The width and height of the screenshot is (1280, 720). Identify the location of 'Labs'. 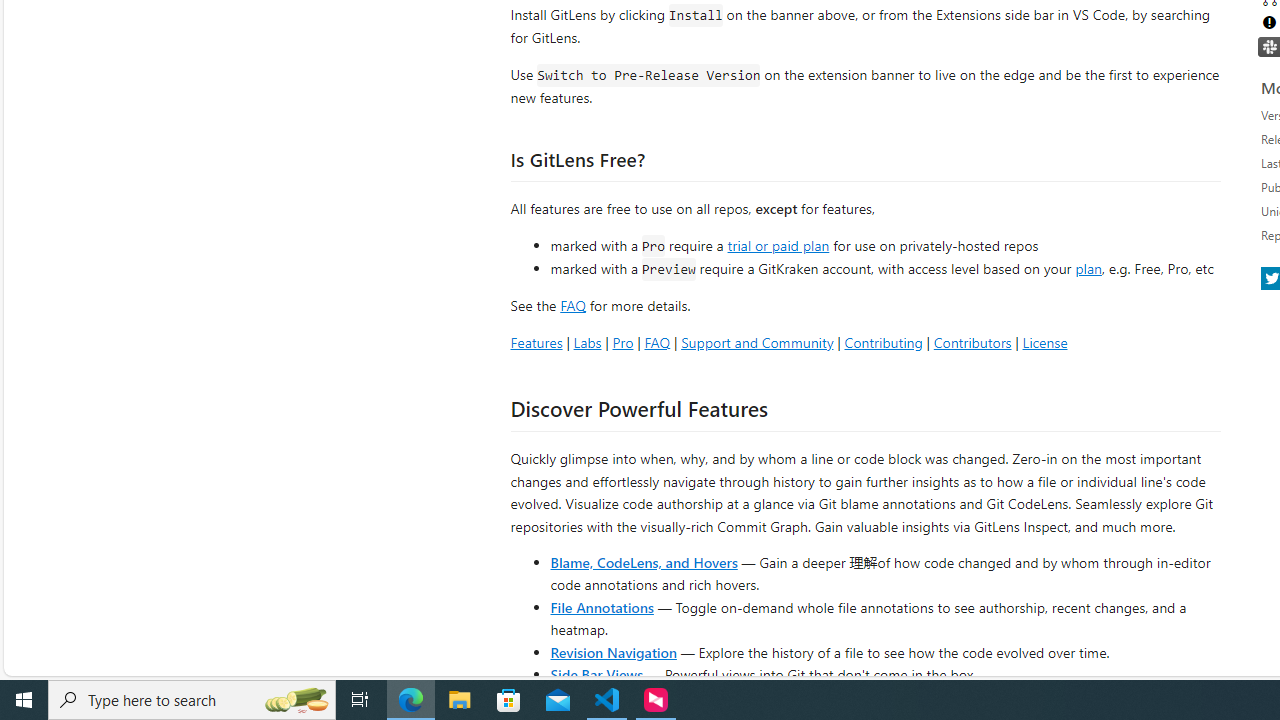
(586, 341).